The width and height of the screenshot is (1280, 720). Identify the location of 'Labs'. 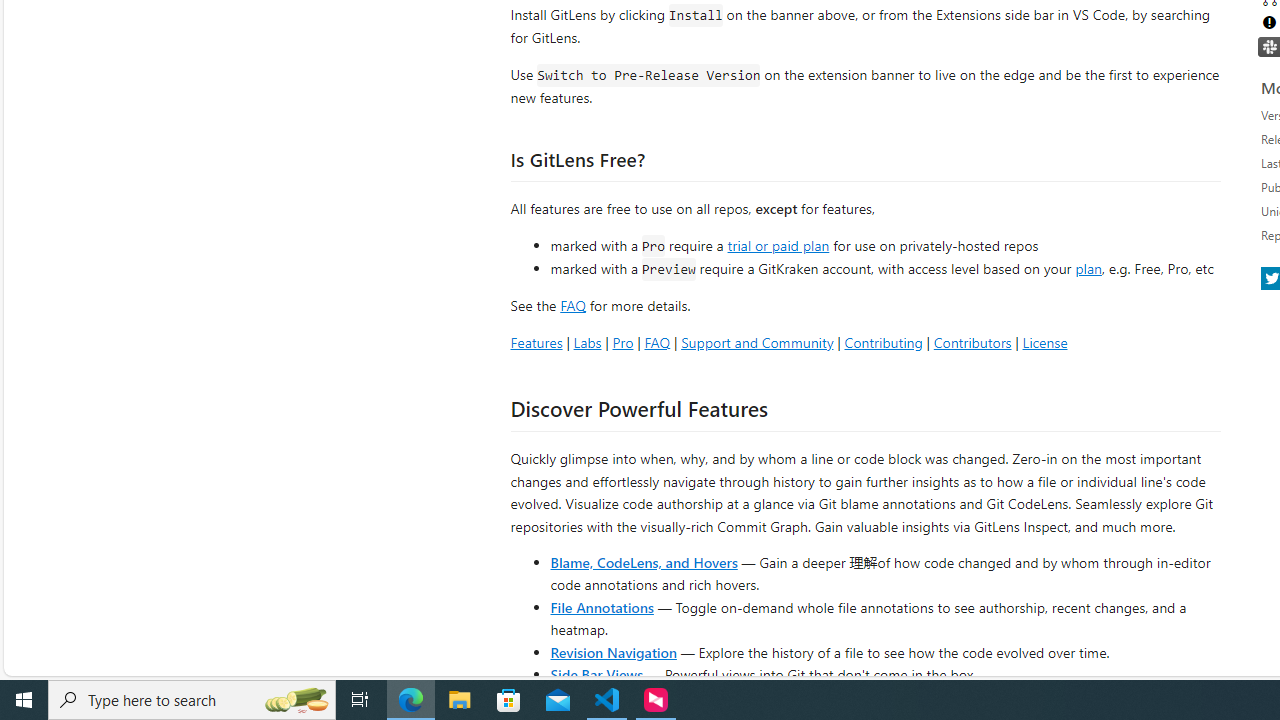
(586, 341).